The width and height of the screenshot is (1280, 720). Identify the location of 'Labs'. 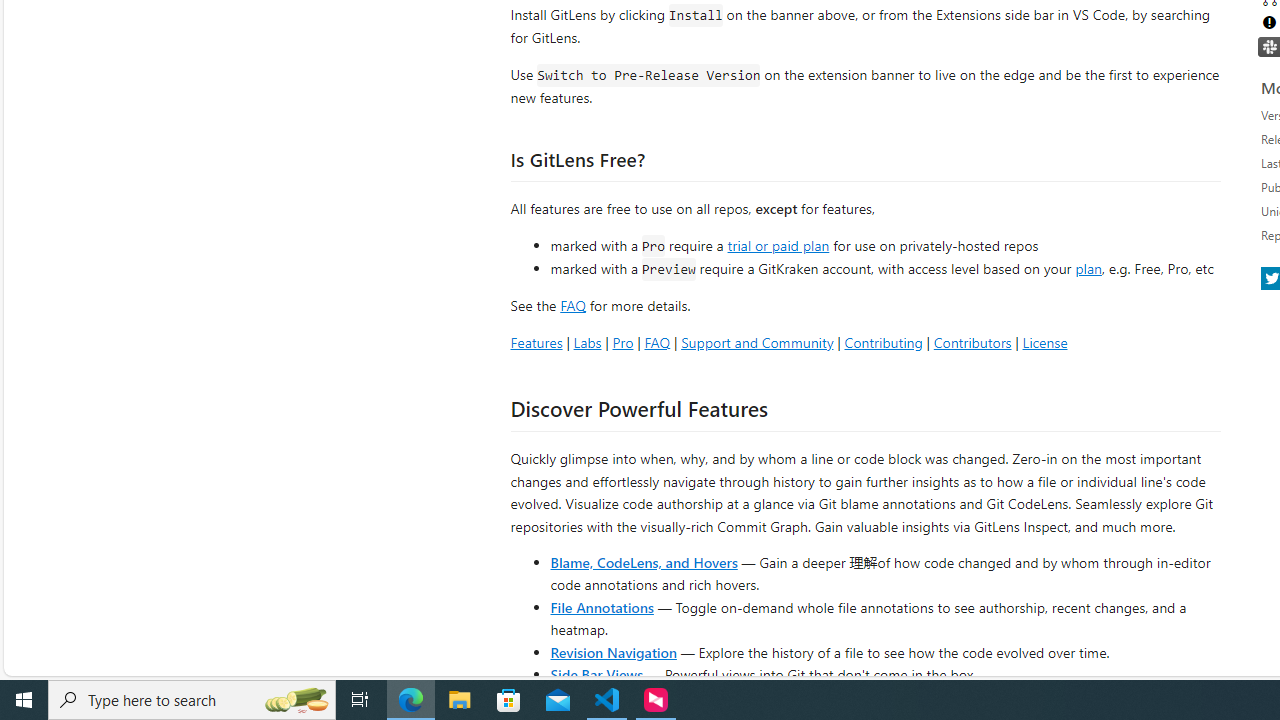
(586, 341).